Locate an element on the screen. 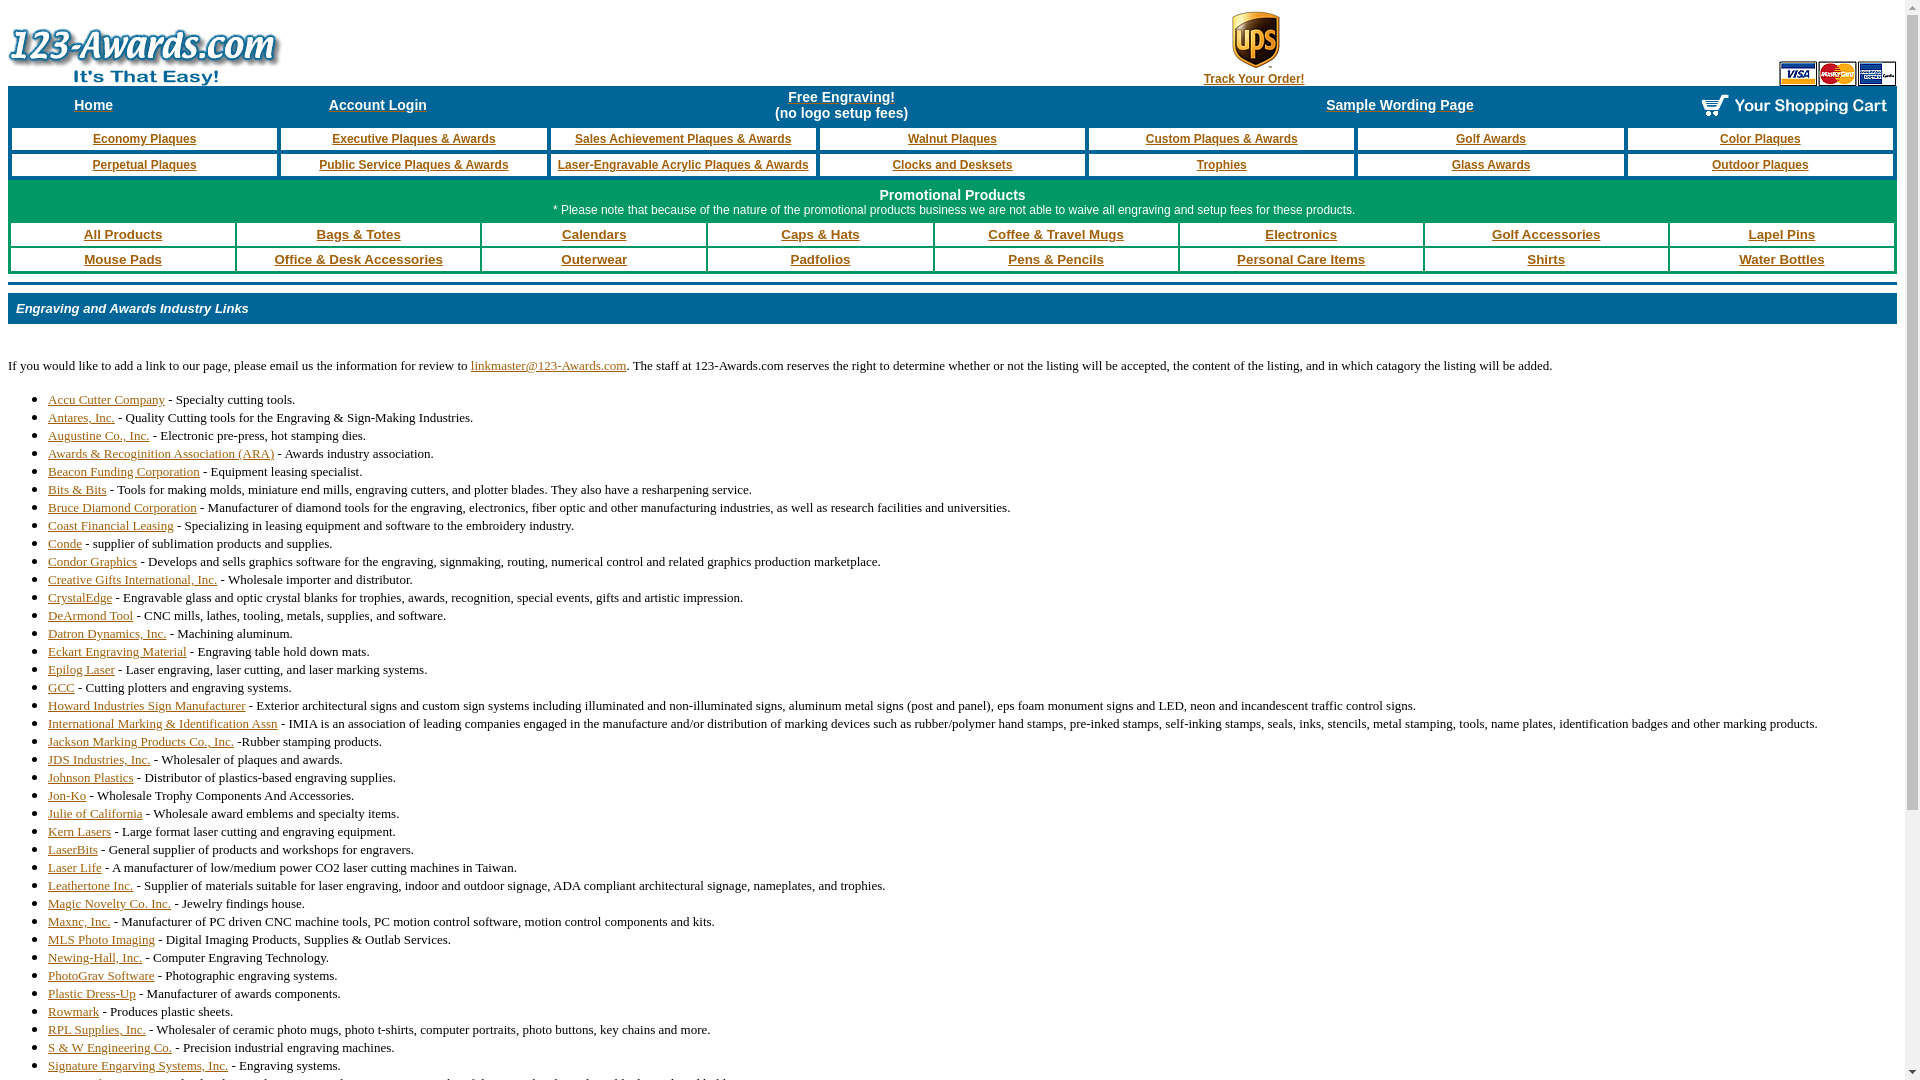  'Kern Lasers' is located at coordinates (79, 831).